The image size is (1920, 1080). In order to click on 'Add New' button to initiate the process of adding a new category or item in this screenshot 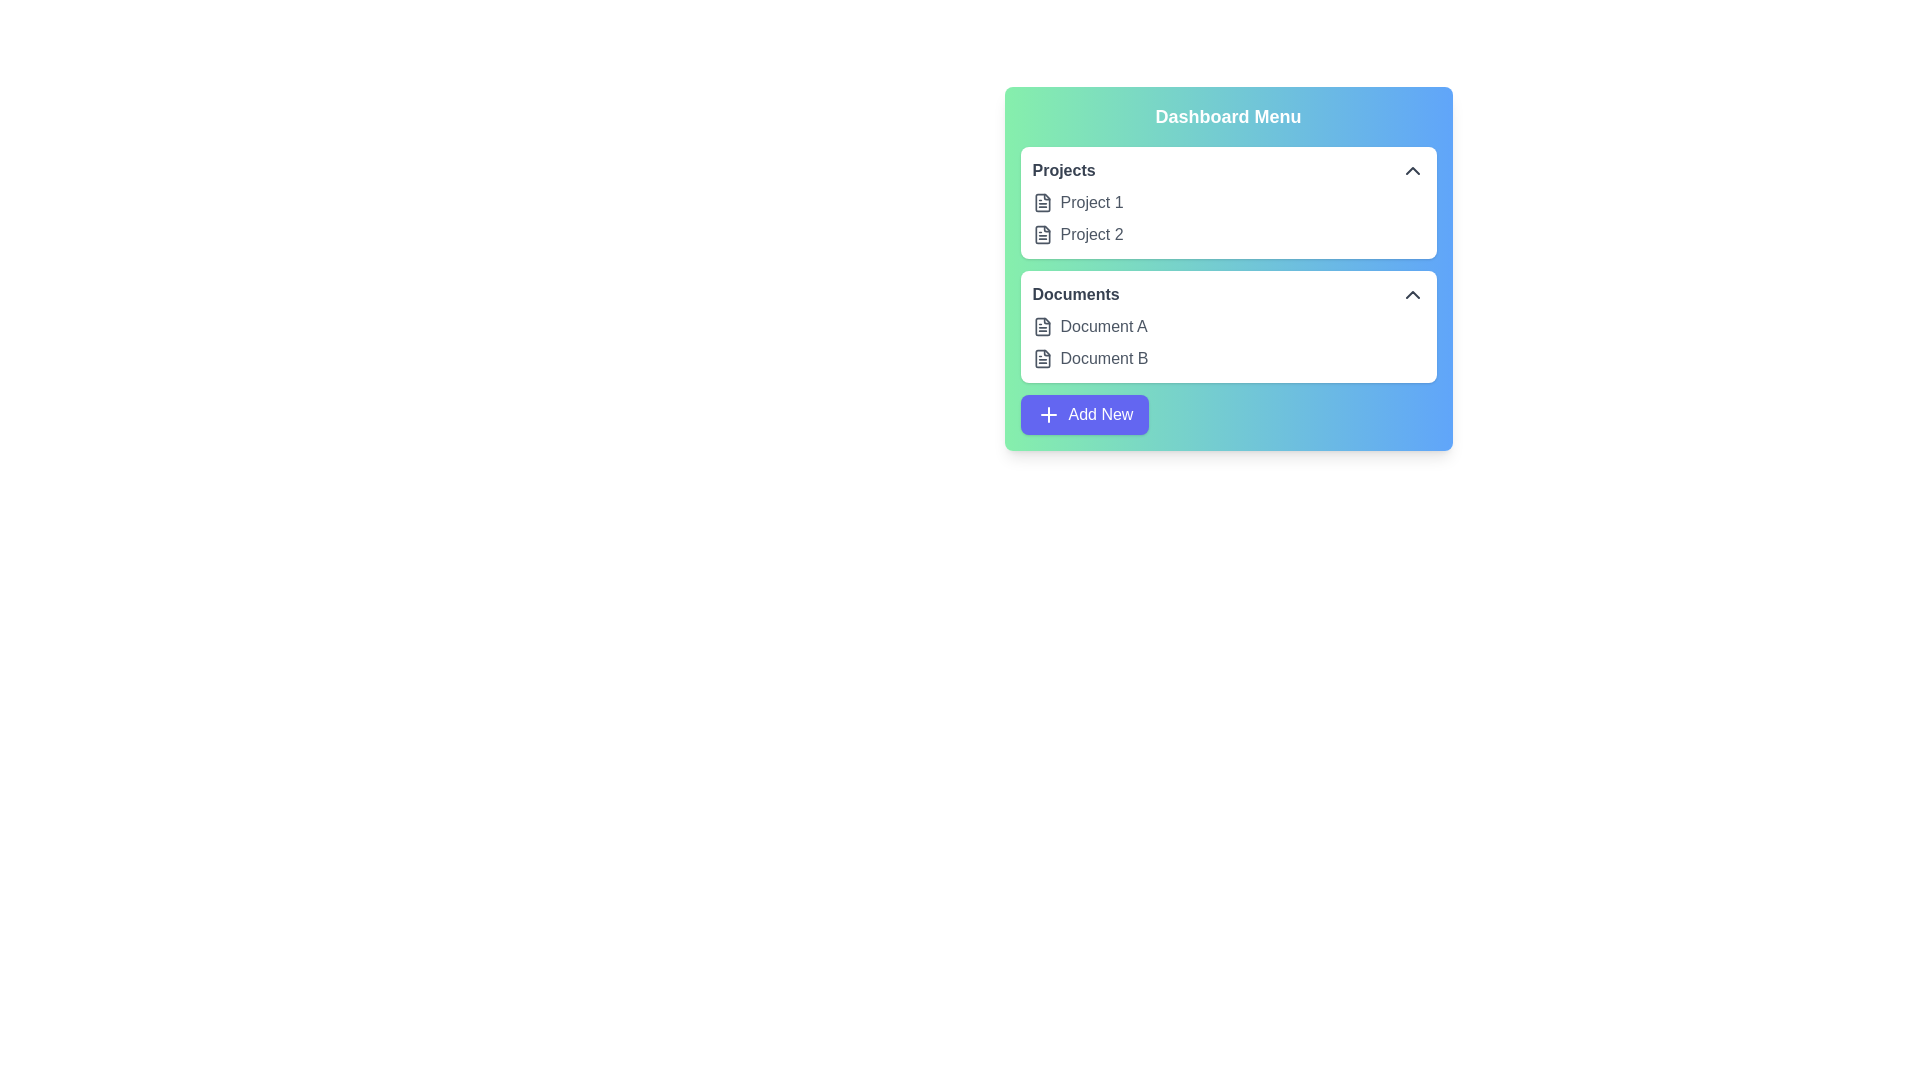, I will do `click(1083, 414)`.